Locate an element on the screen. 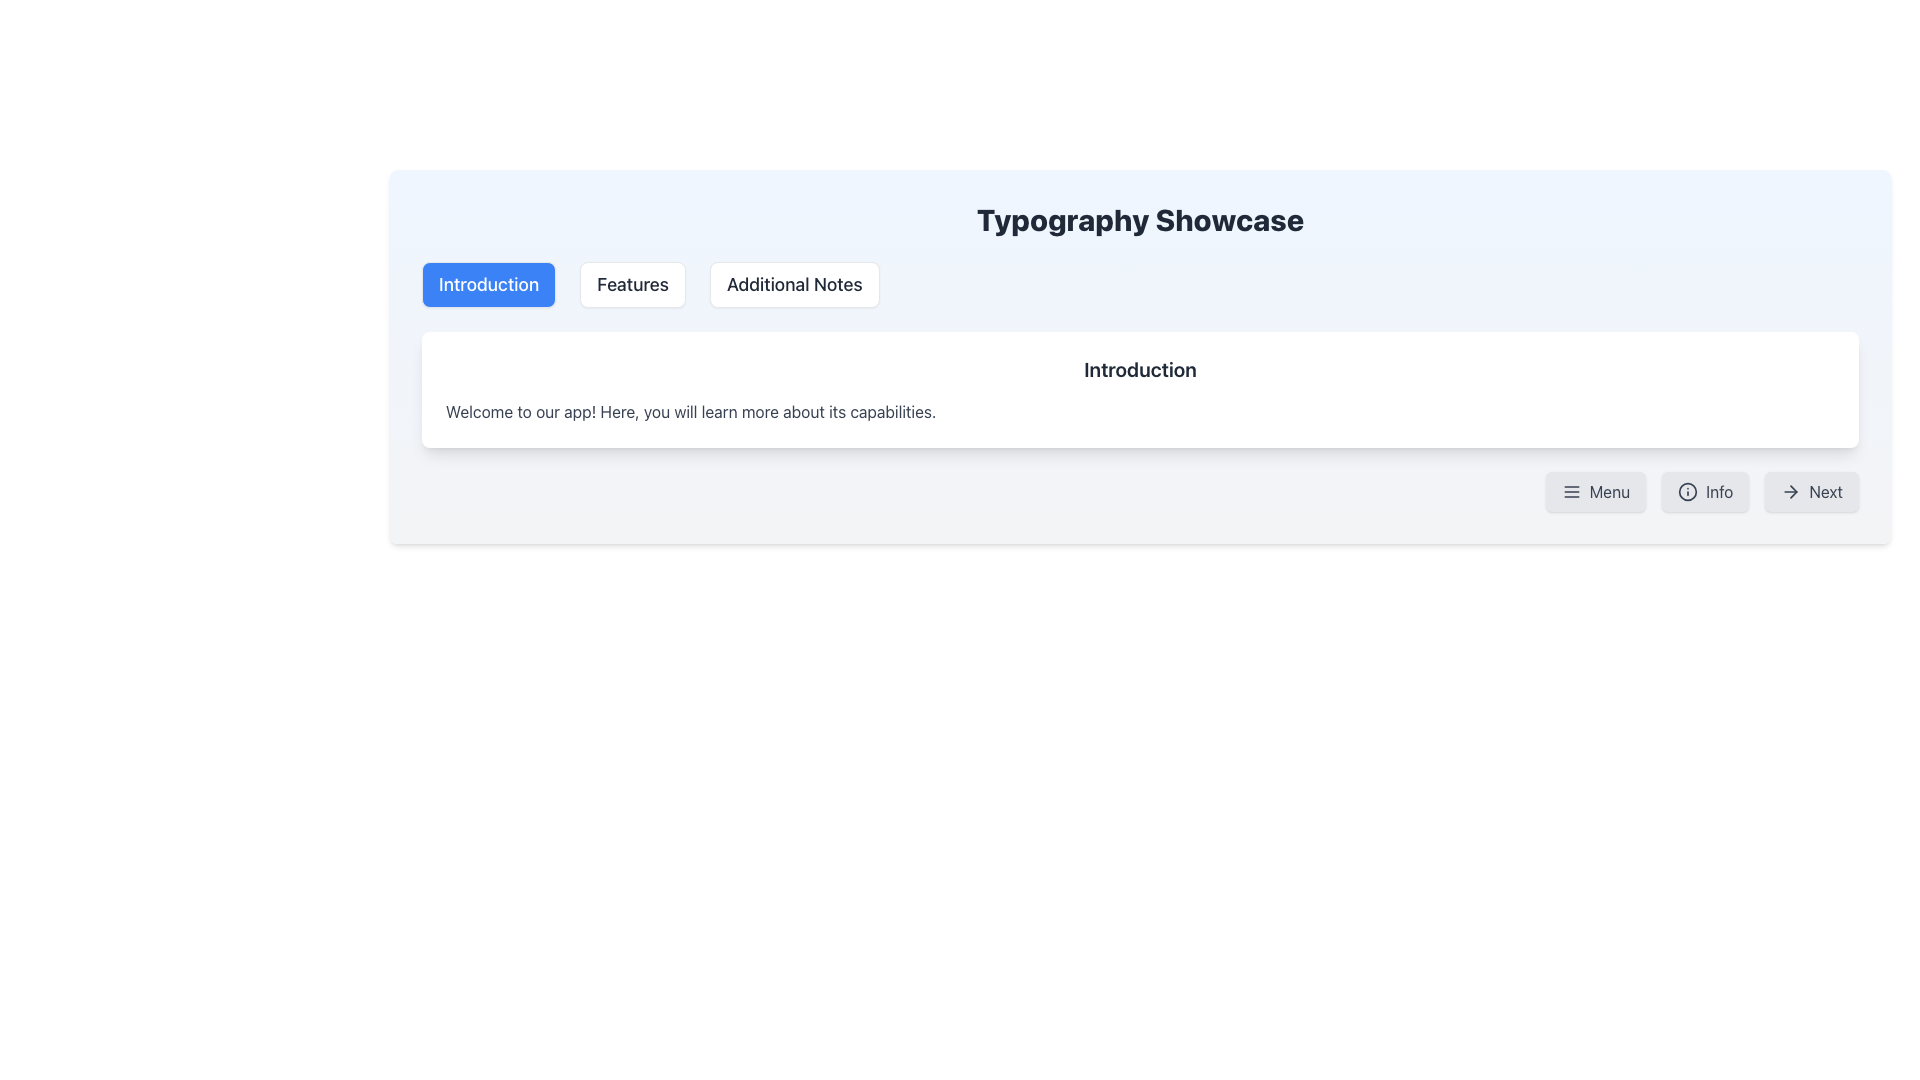  the information icon represented as an 'Info' button with a gray background and an 'i' symbol, located in the bottom-right corner of the interface is located at coordinates (1687, 492).